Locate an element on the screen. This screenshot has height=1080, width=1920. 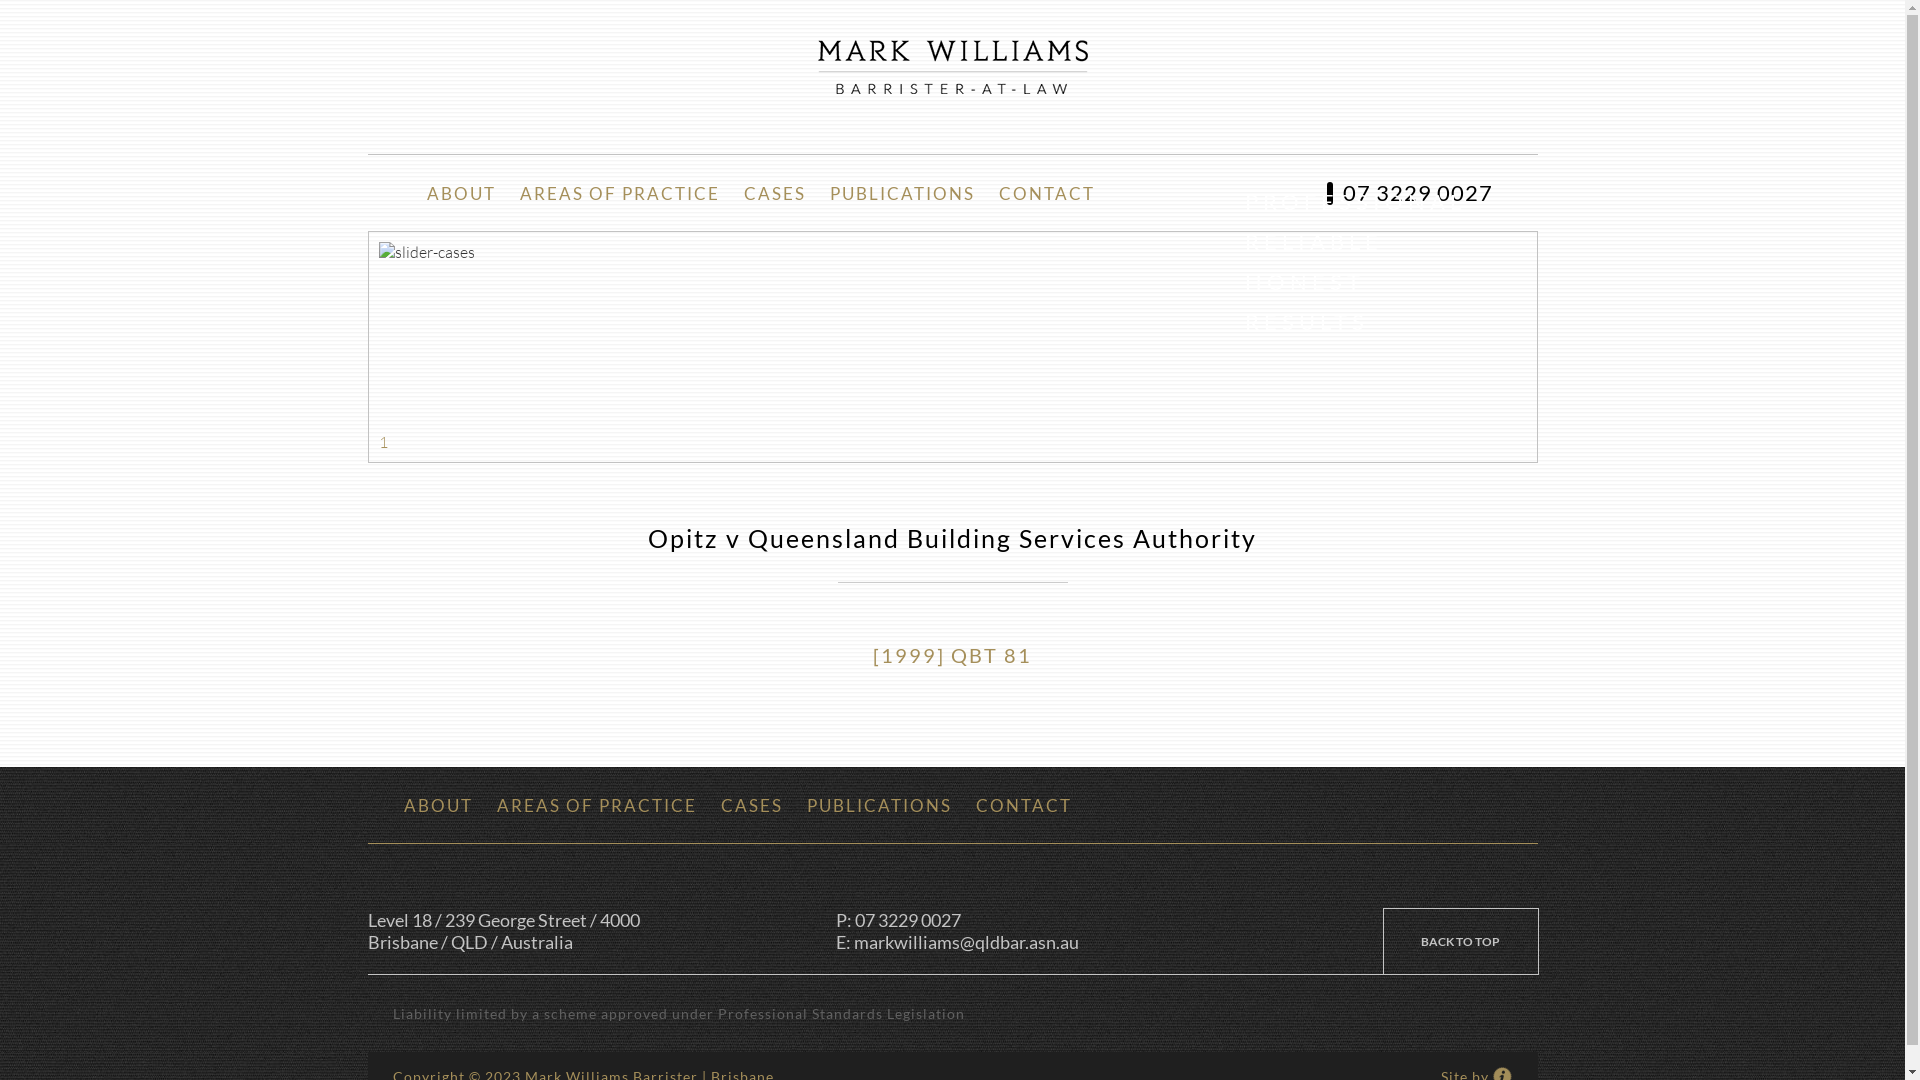
'BACK TO TOP' is located at coordinates (1460, 941).